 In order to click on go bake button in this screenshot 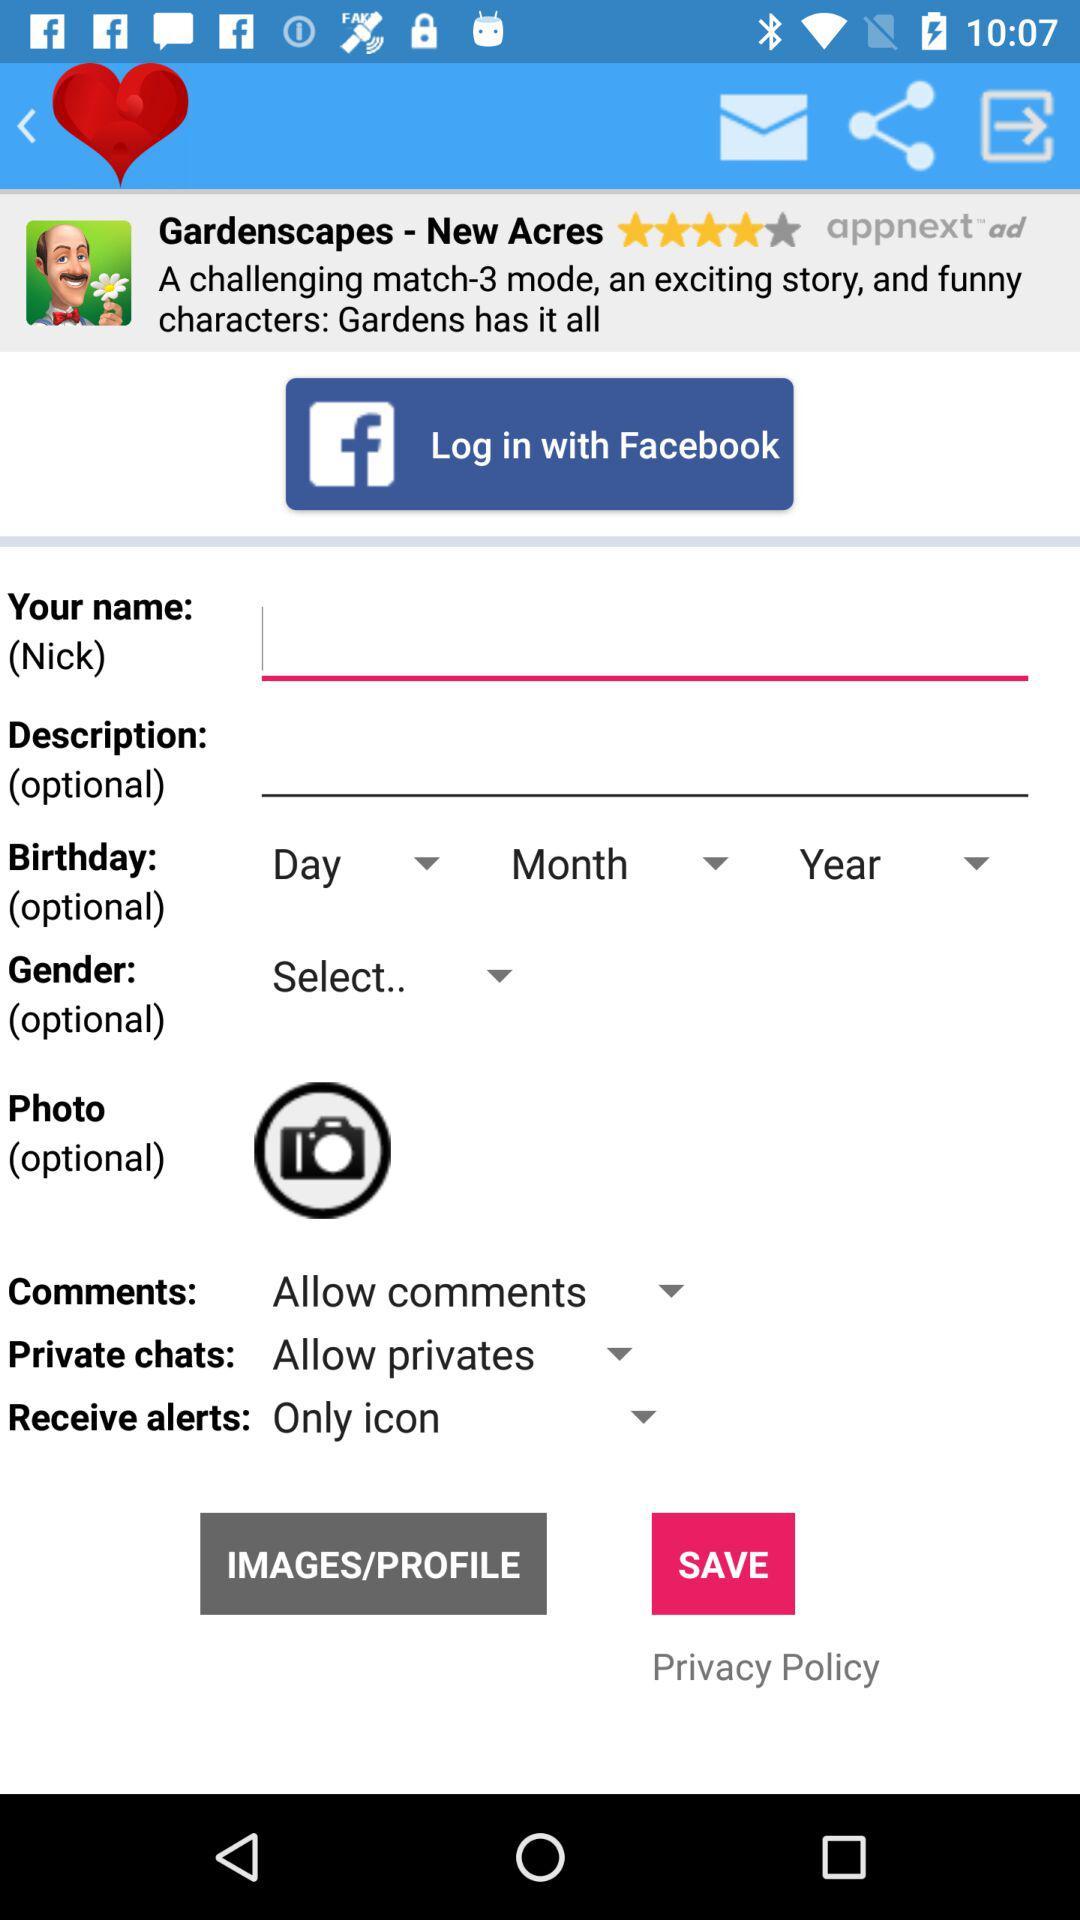, I will do `click(26, 124)`.